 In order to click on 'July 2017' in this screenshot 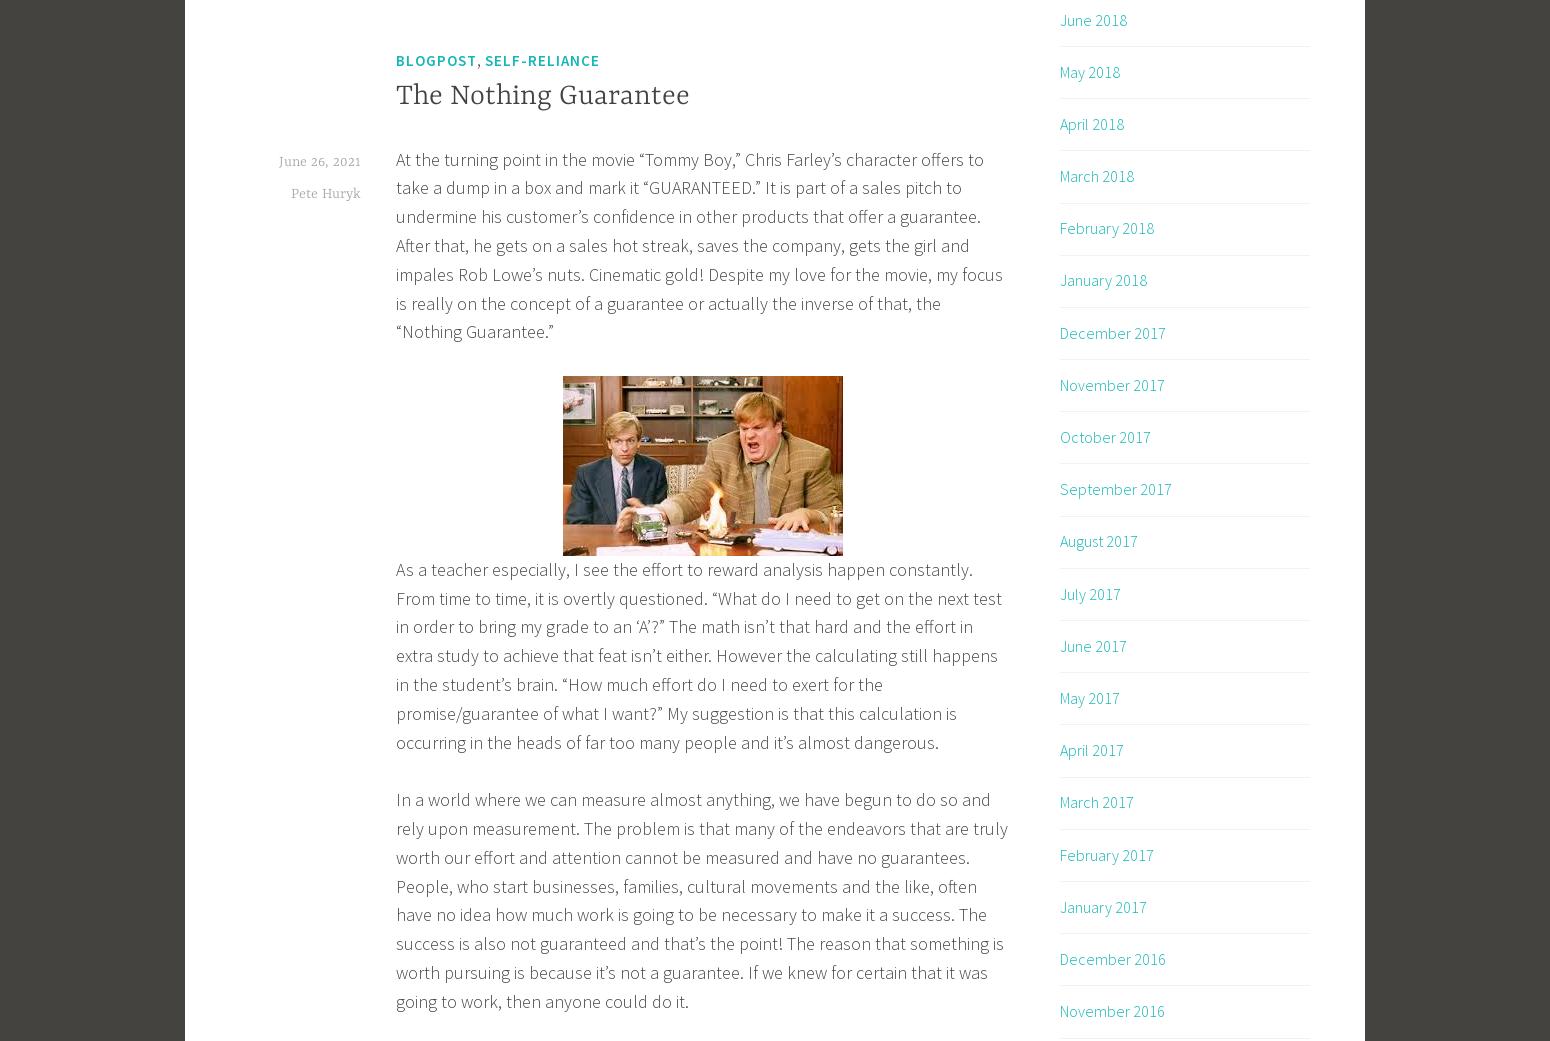, I will do `click(1089, 592)`.